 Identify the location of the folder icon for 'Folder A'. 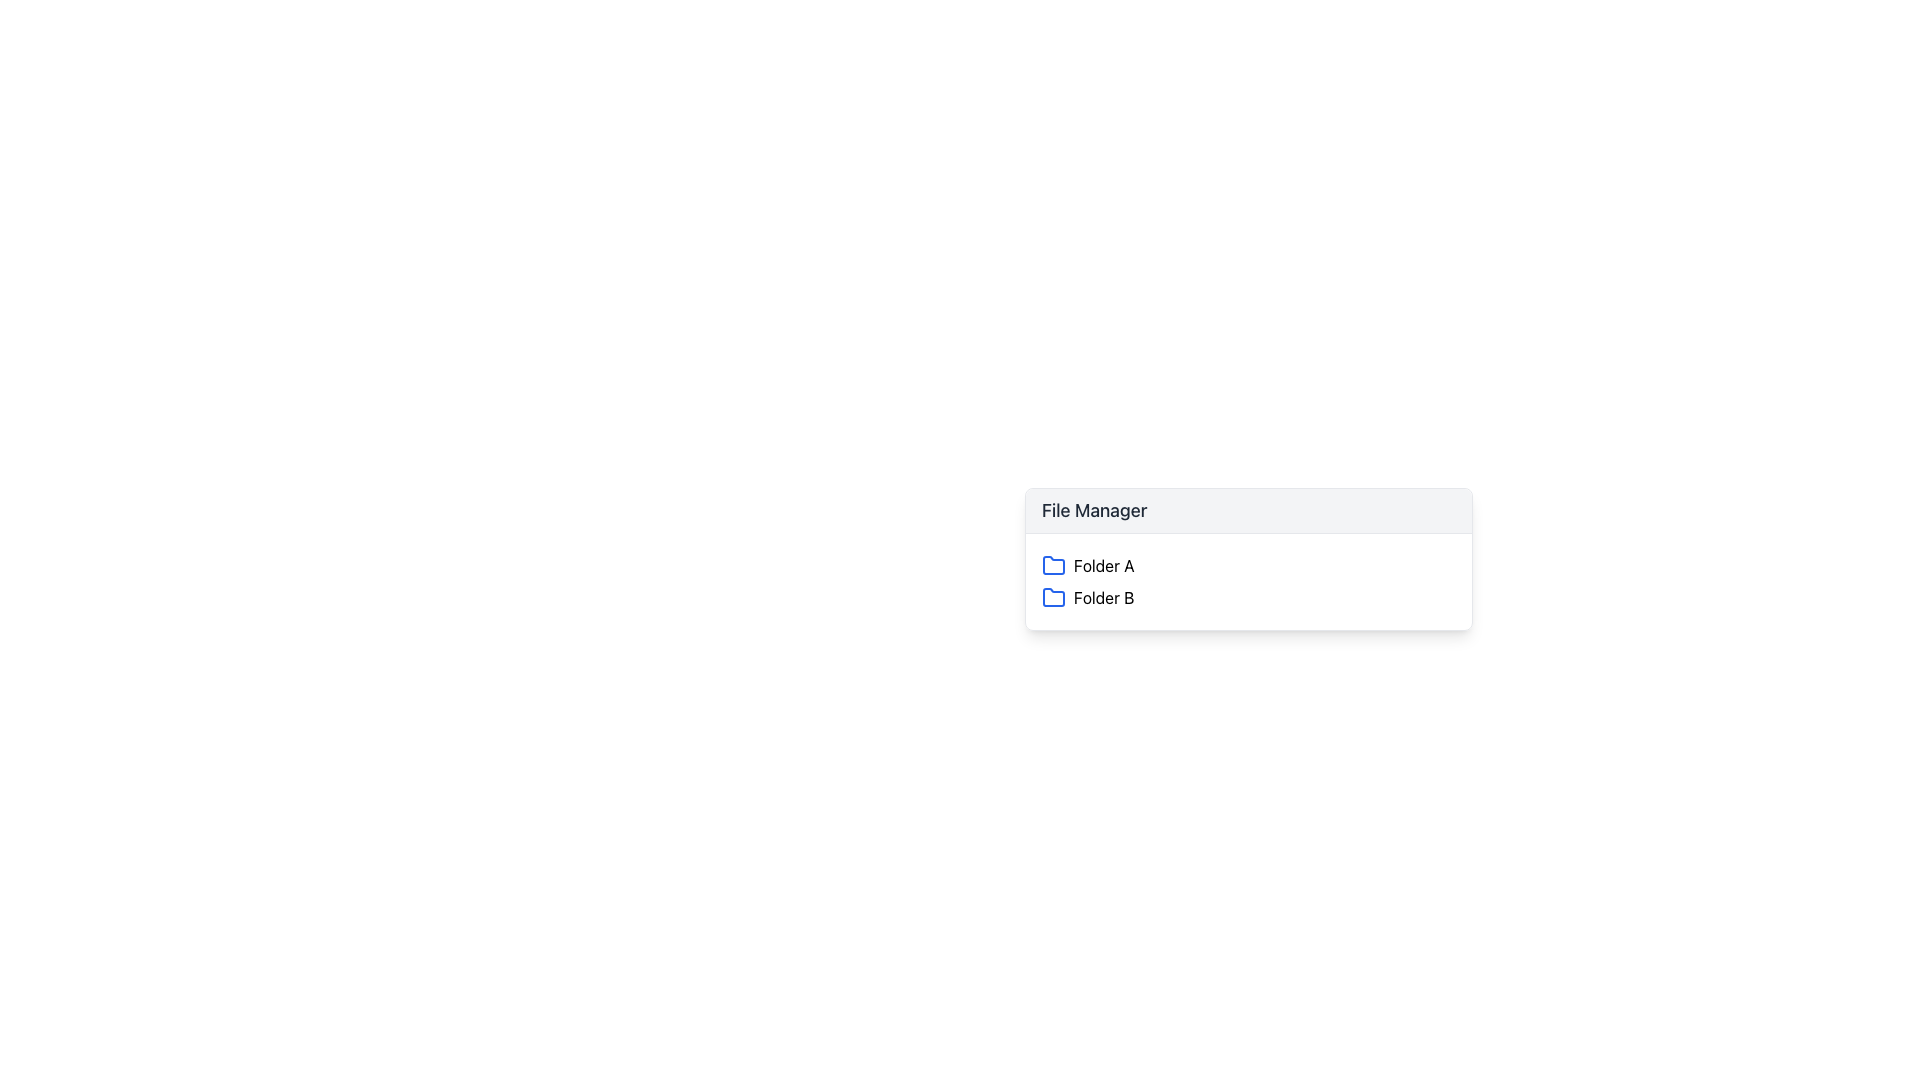
(1053, 566).